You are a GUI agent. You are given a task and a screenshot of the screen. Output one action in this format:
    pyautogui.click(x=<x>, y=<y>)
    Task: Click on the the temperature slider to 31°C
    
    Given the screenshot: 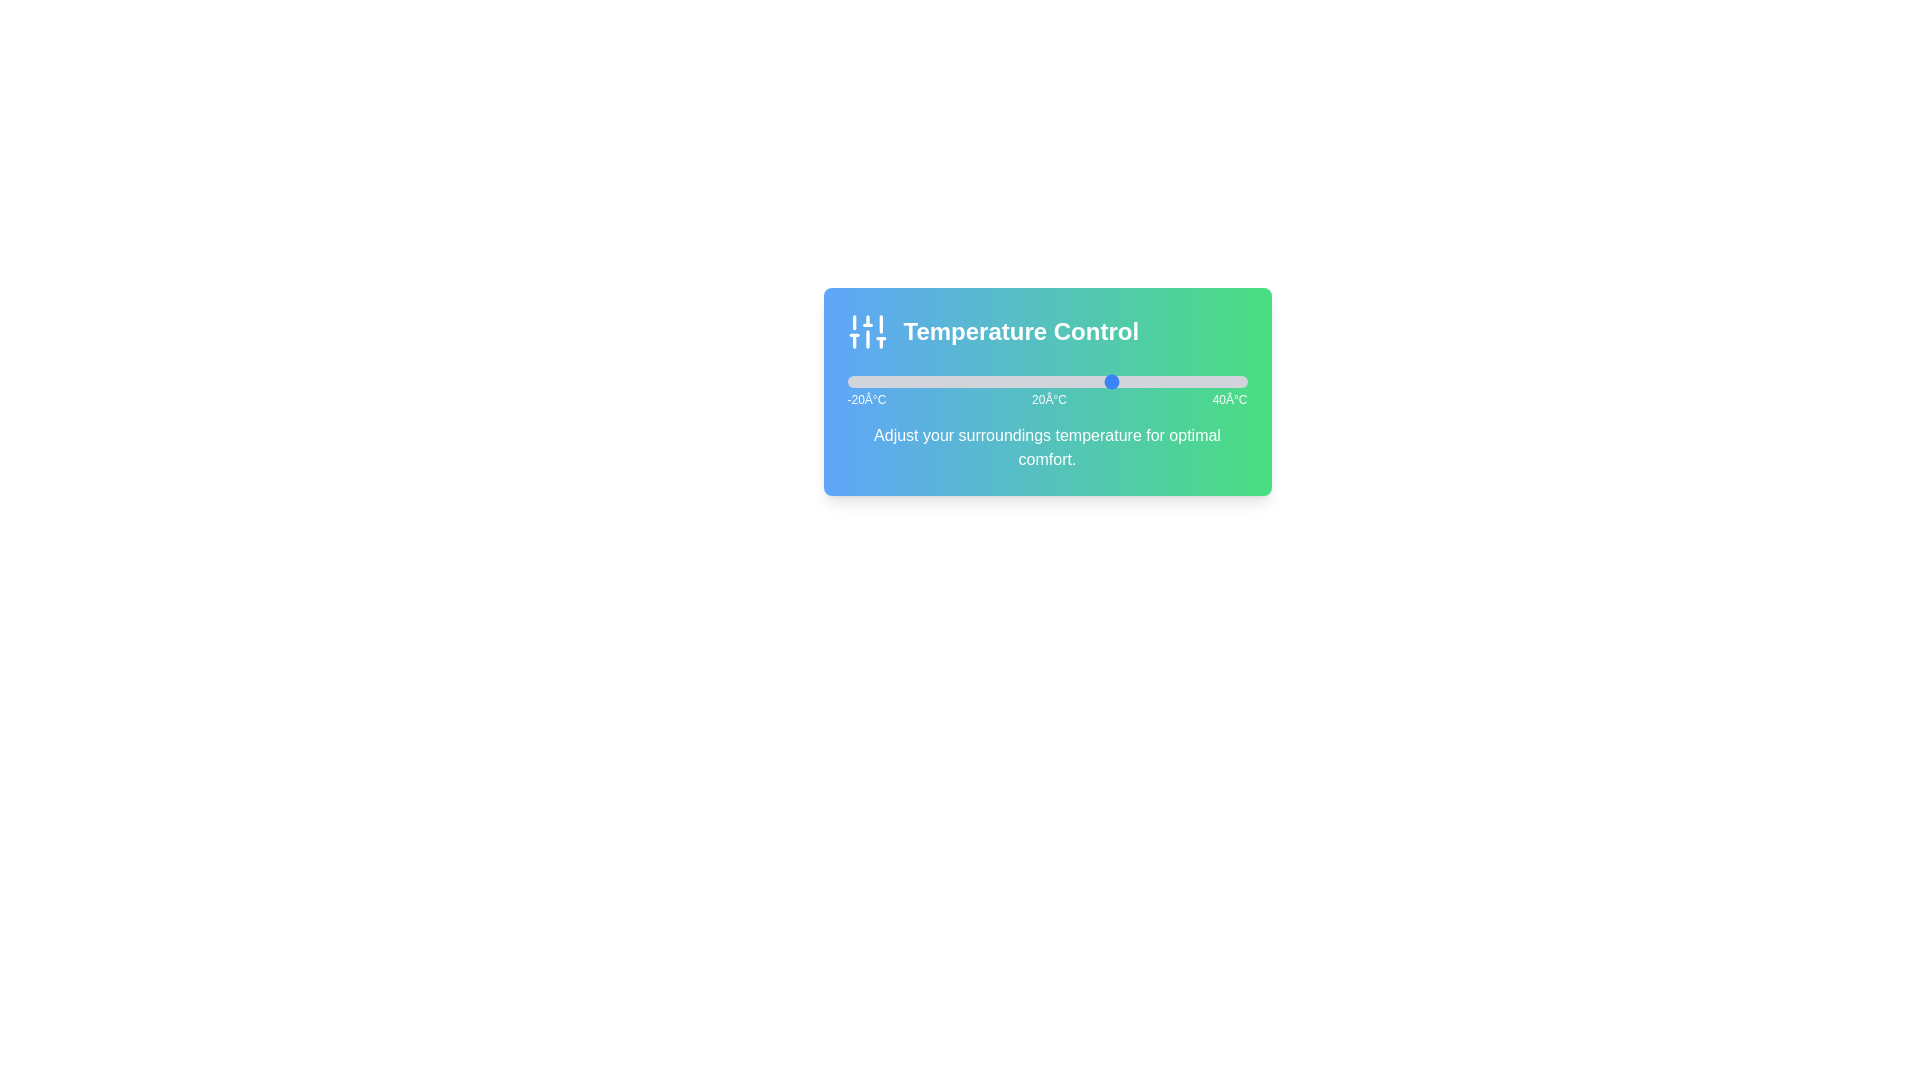 What is the action you would take?
    pyautogui.click(x=1187, y=381)
    